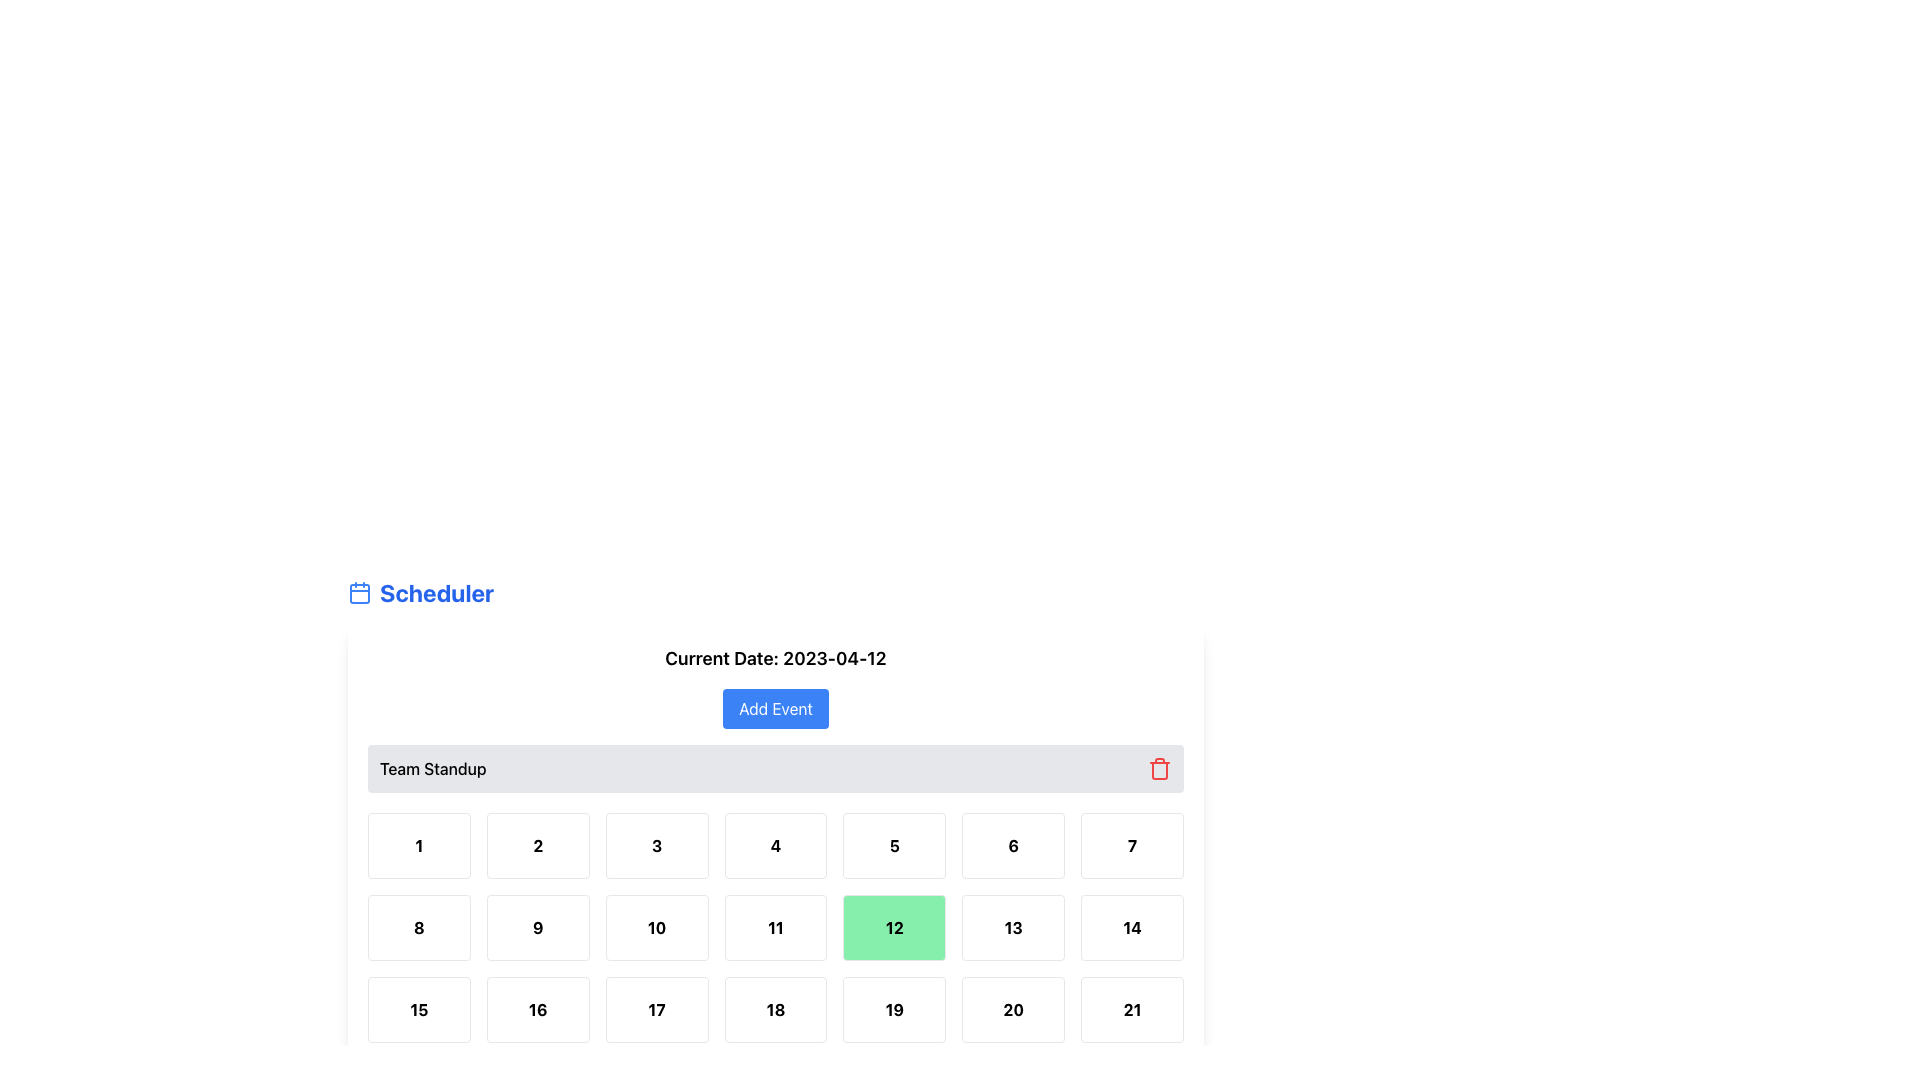 This screenshot has height=1080, width=1920. What do you see at coordinates (417, 845) in the screenshot?
I see `the first grid item, which is a rectangular box with a white background and the number '1' in bold black text` at bounding box center [417, 845].